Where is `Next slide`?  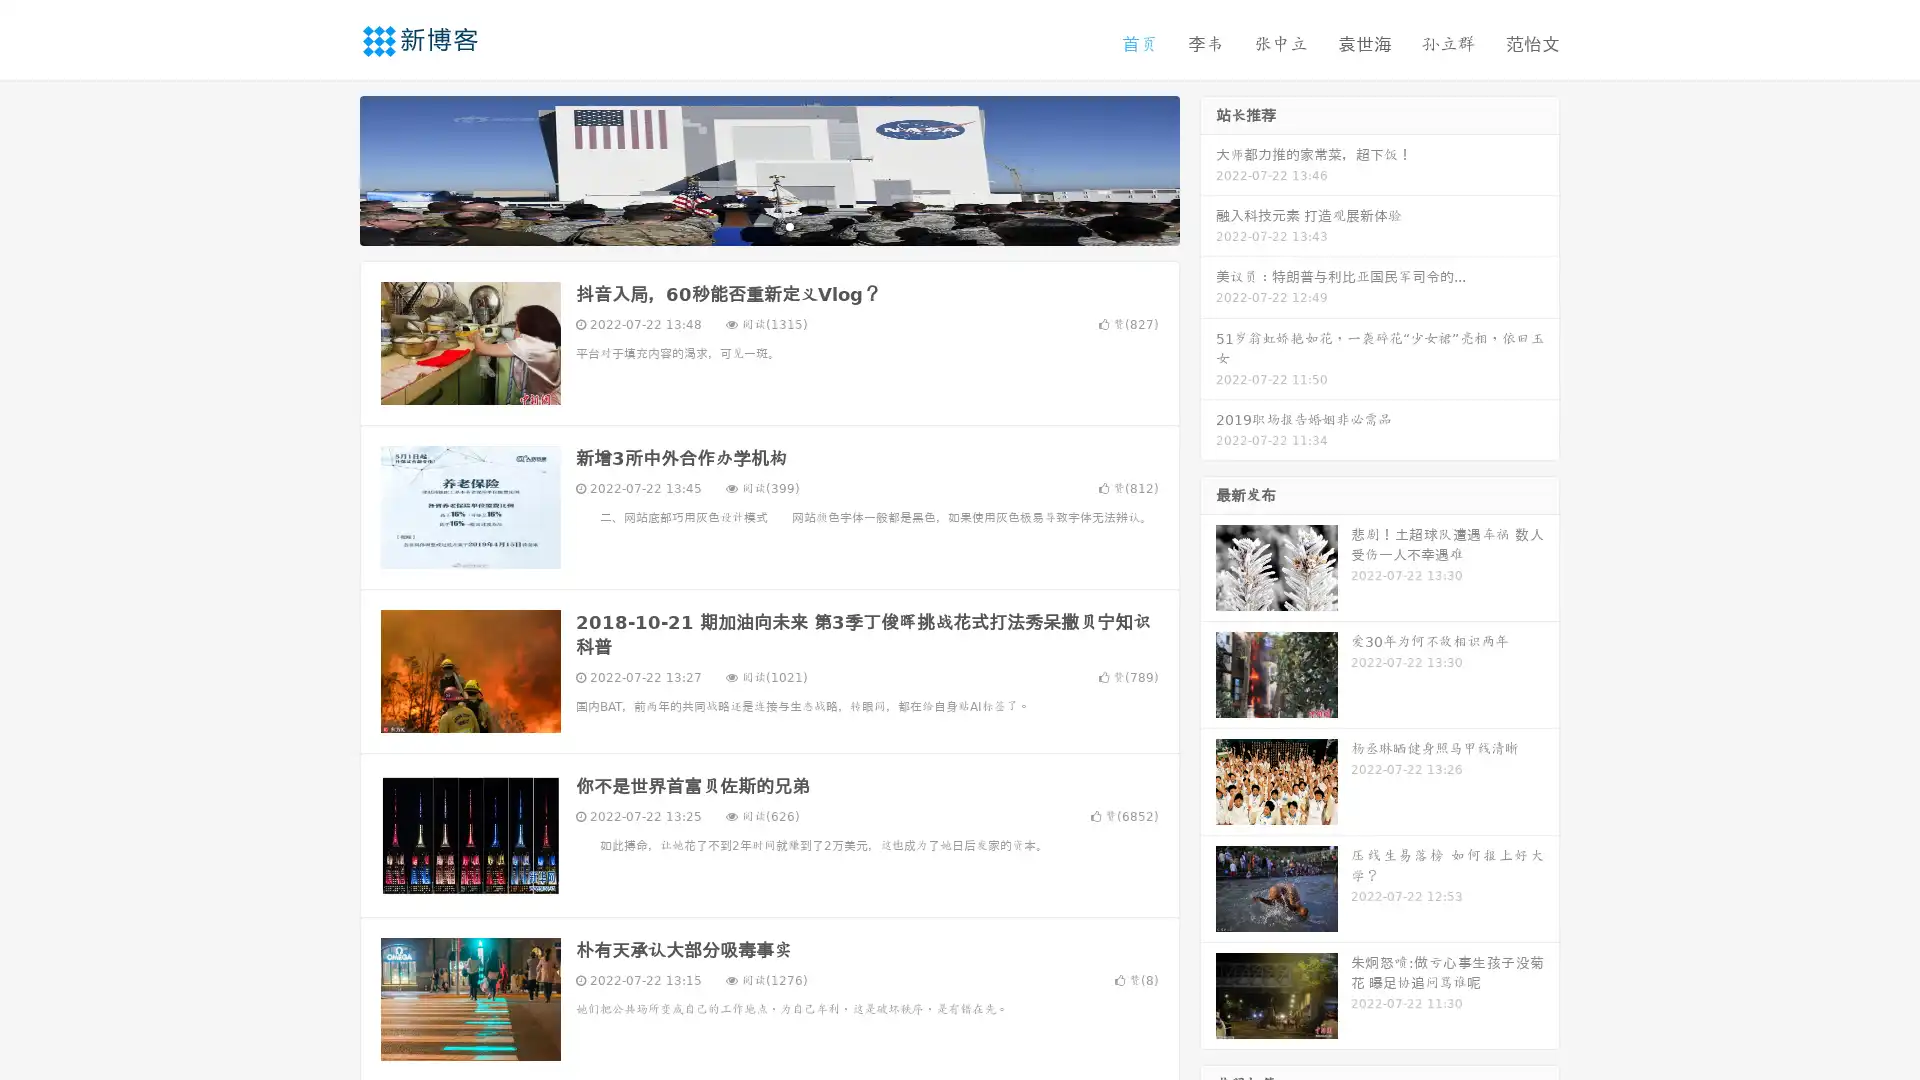 Next slide is located at coordinates (1208, 168).